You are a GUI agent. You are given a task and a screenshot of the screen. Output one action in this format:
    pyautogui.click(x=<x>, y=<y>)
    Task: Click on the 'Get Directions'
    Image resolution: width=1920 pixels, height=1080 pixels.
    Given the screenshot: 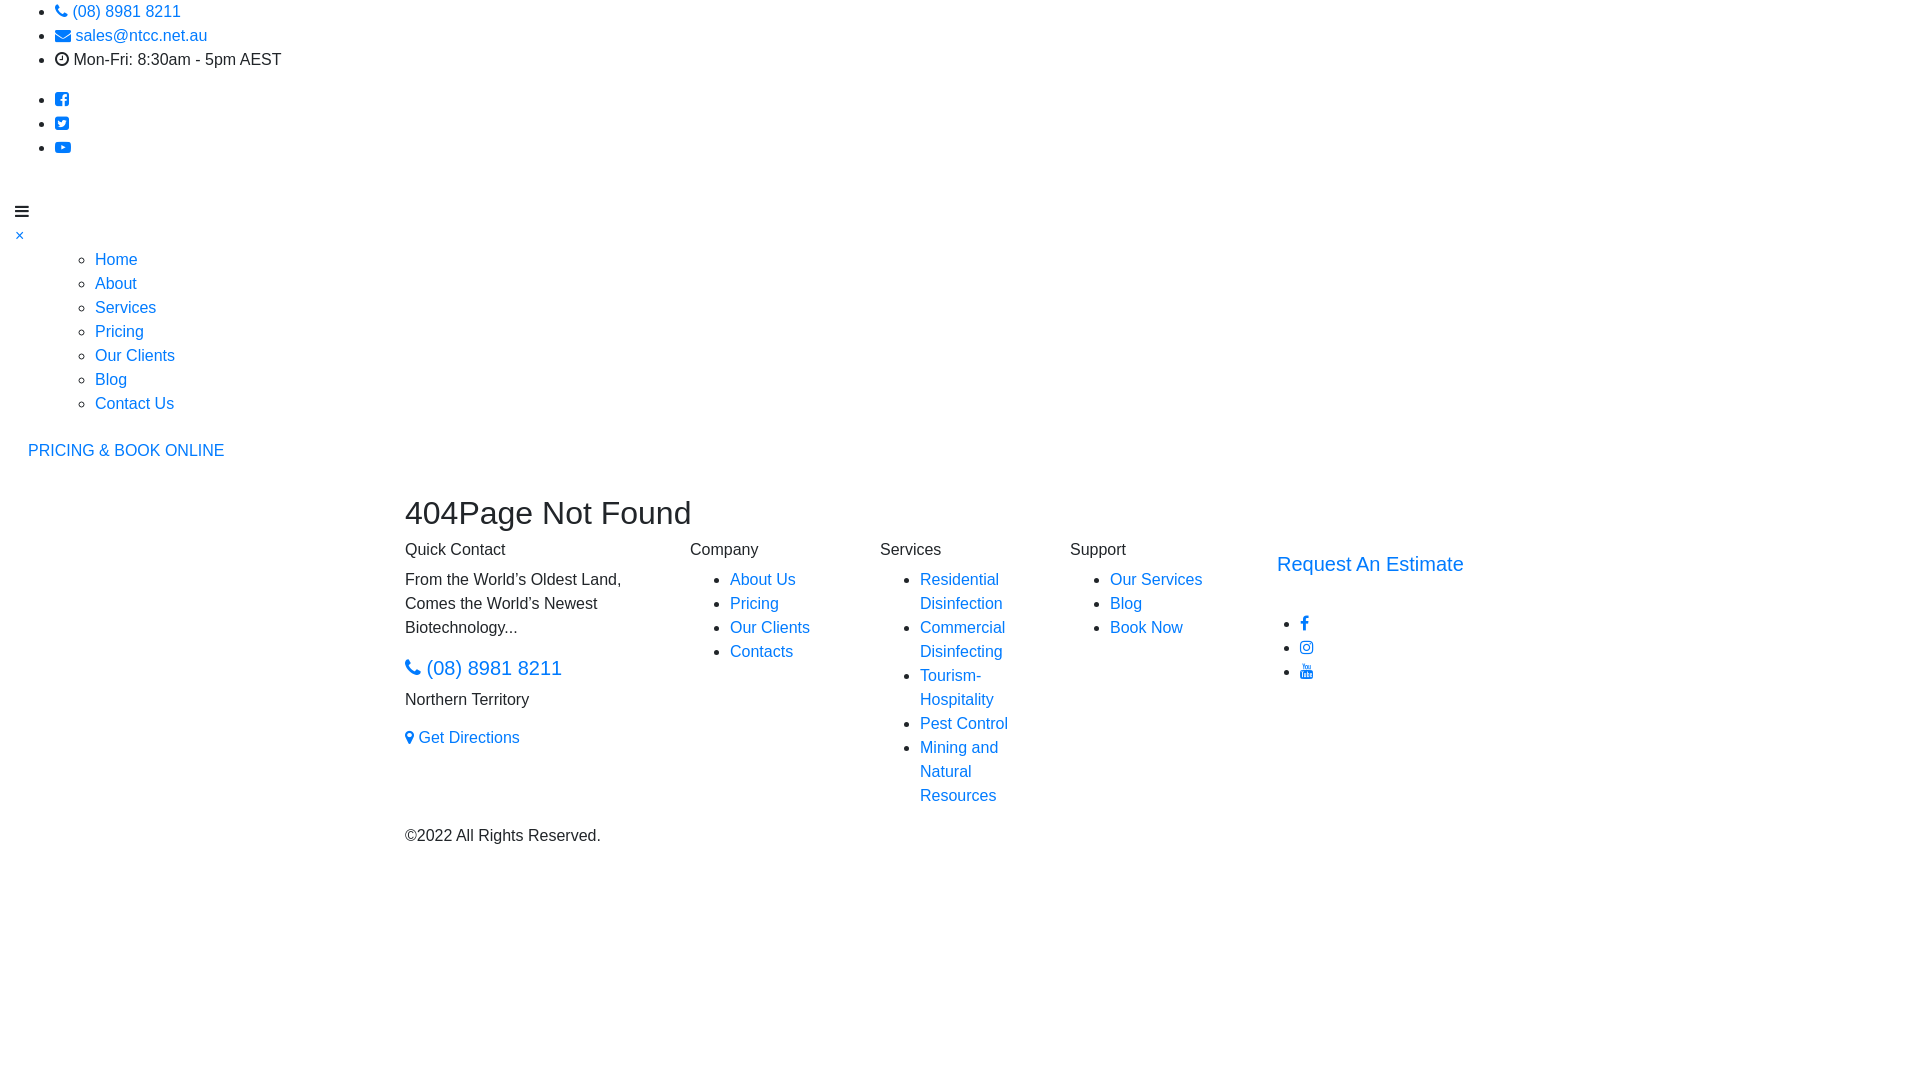 What is the action you would take?
    pyautogui.click(x=461, y=737)
    